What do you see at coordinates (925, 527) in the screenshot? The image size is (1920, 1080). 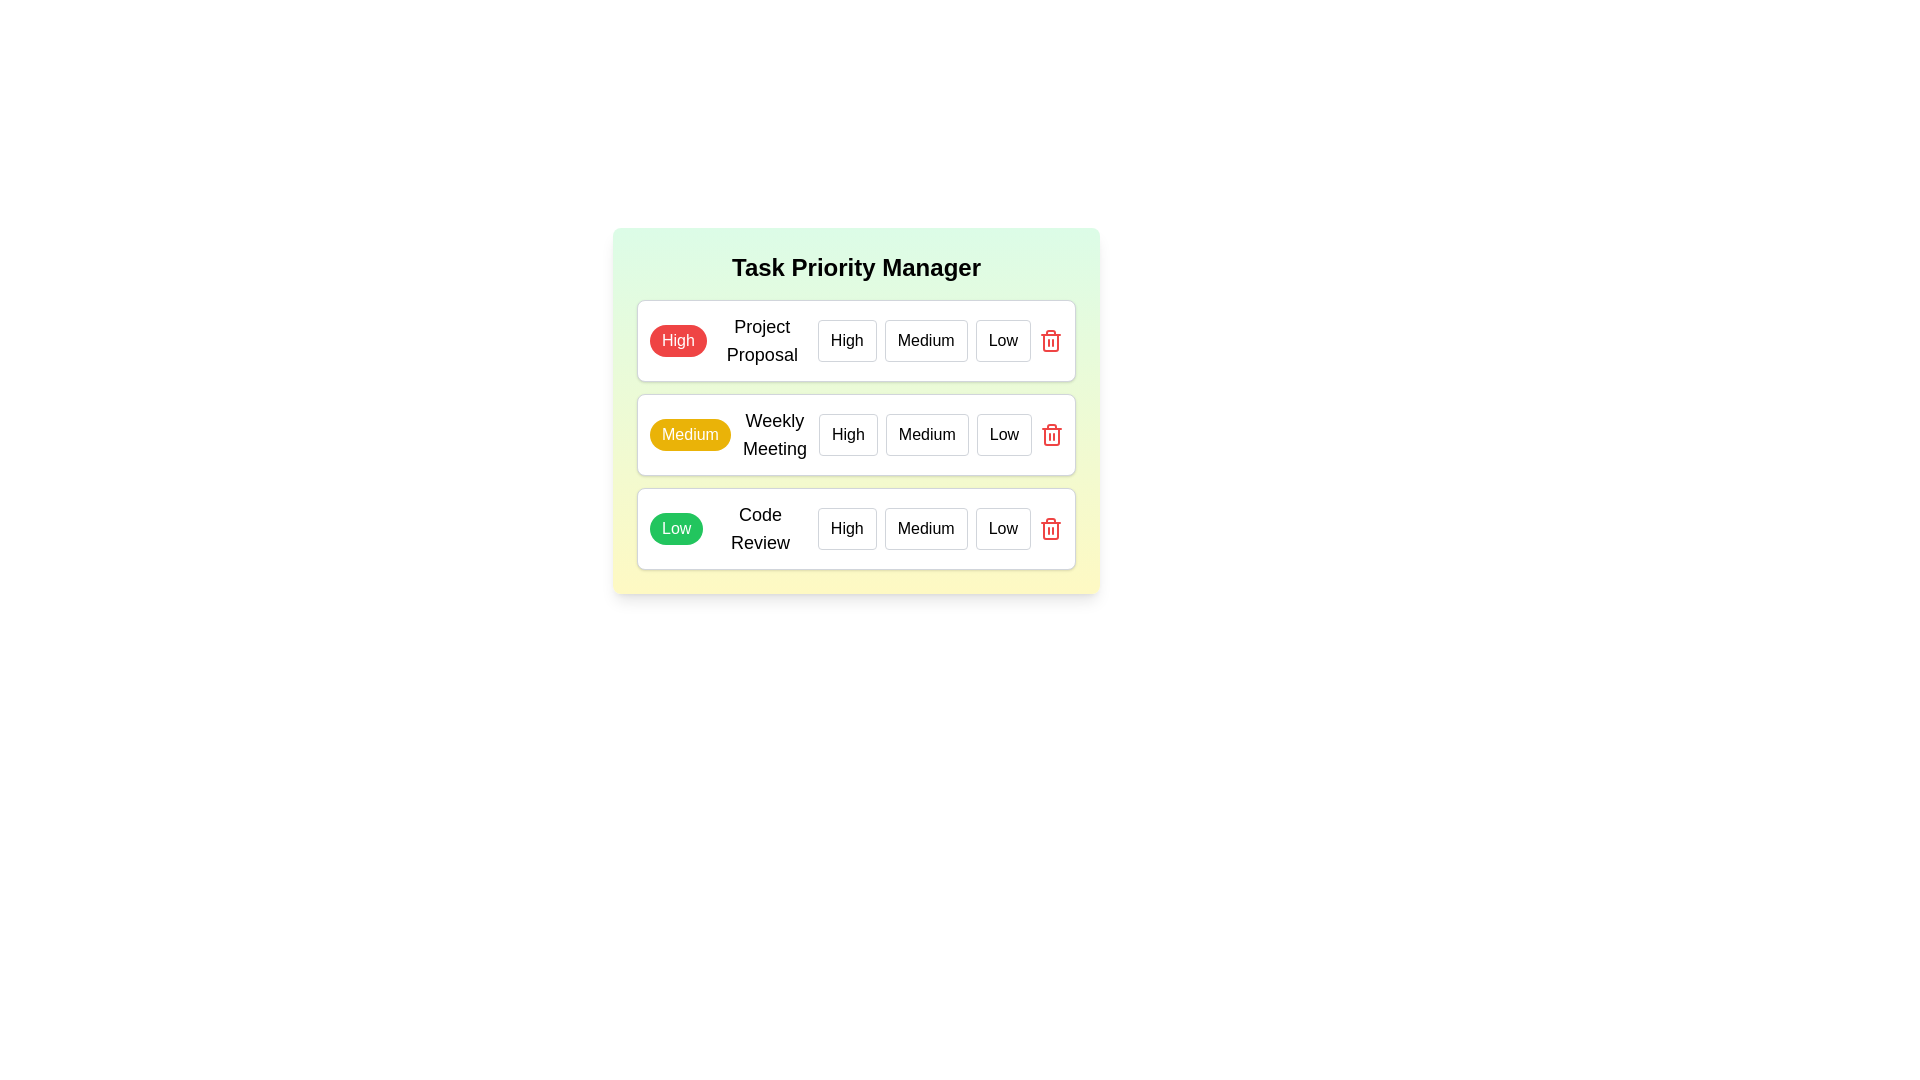 I see `the priority level Medium for the task Code Review` at bounding box center [925, 527].